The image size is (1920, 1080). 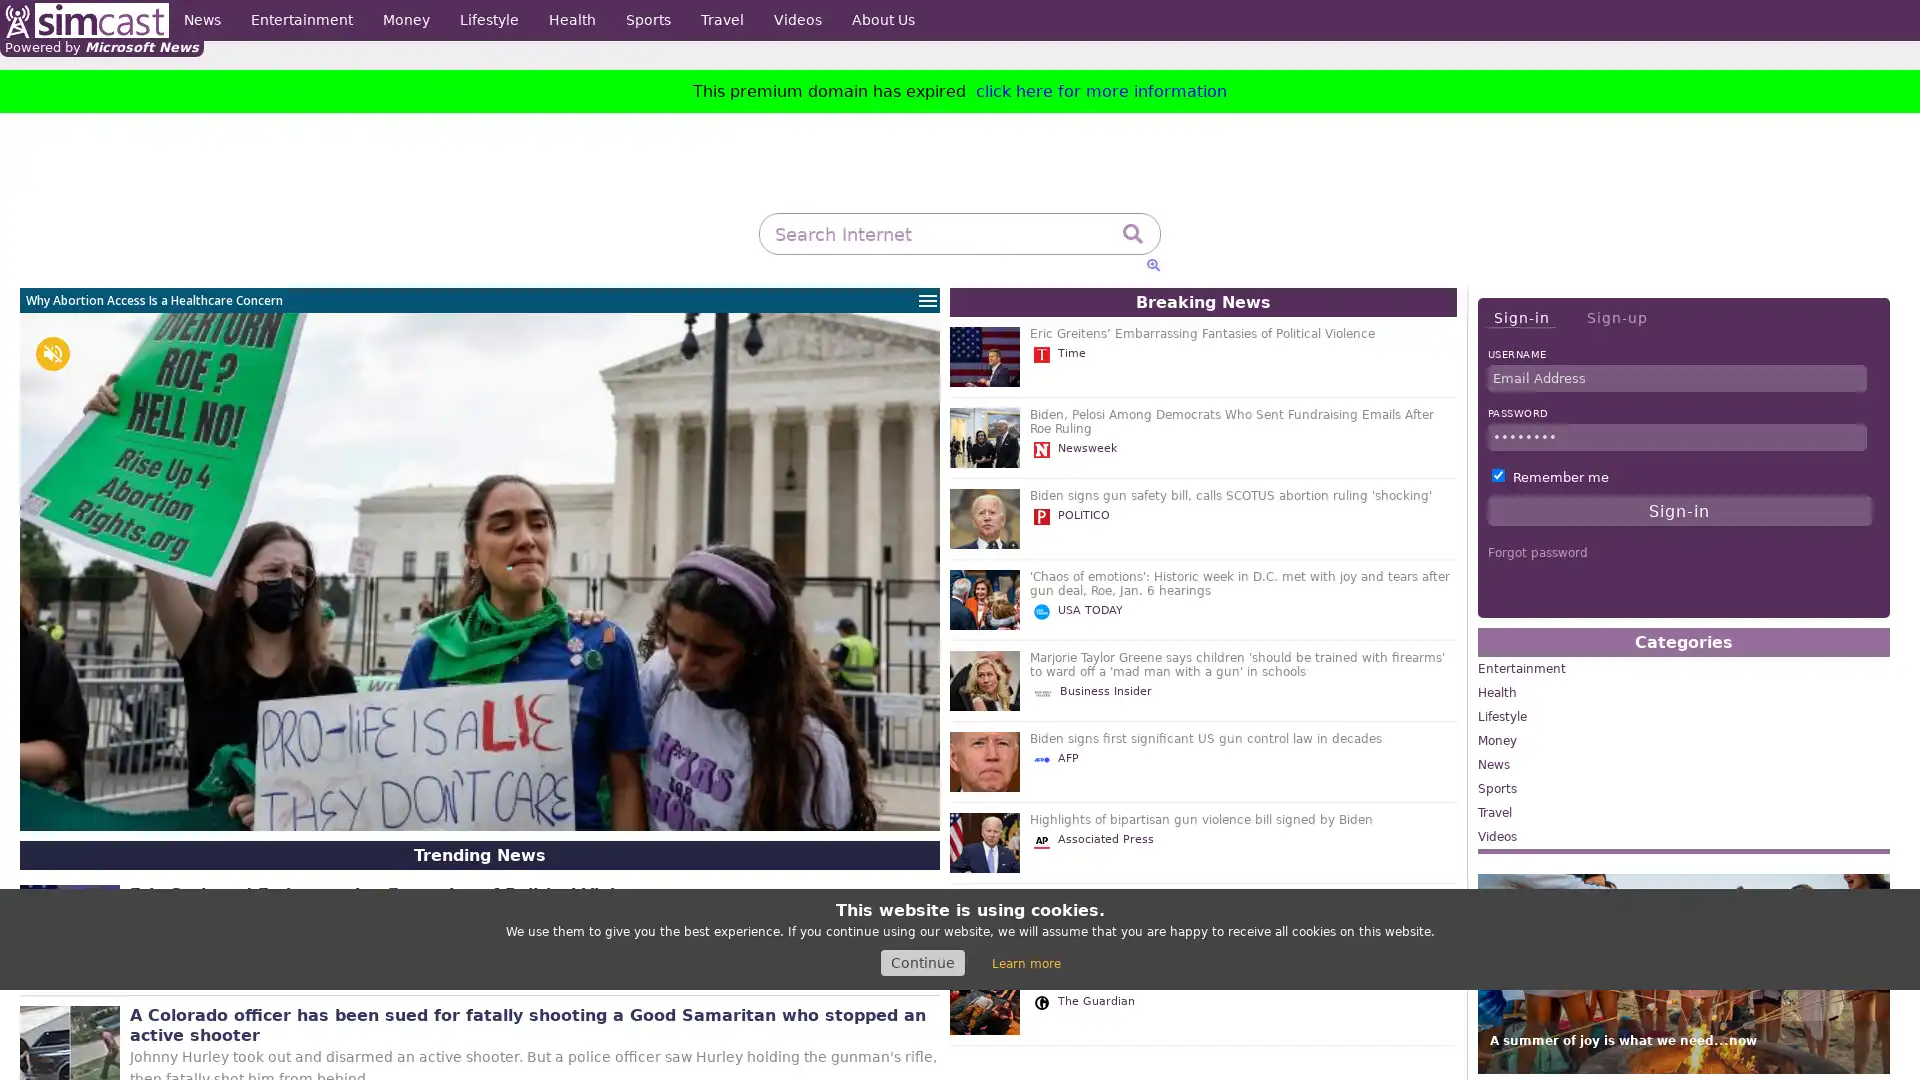 I want to click on Sign-in, so click(x=1520, y=317).